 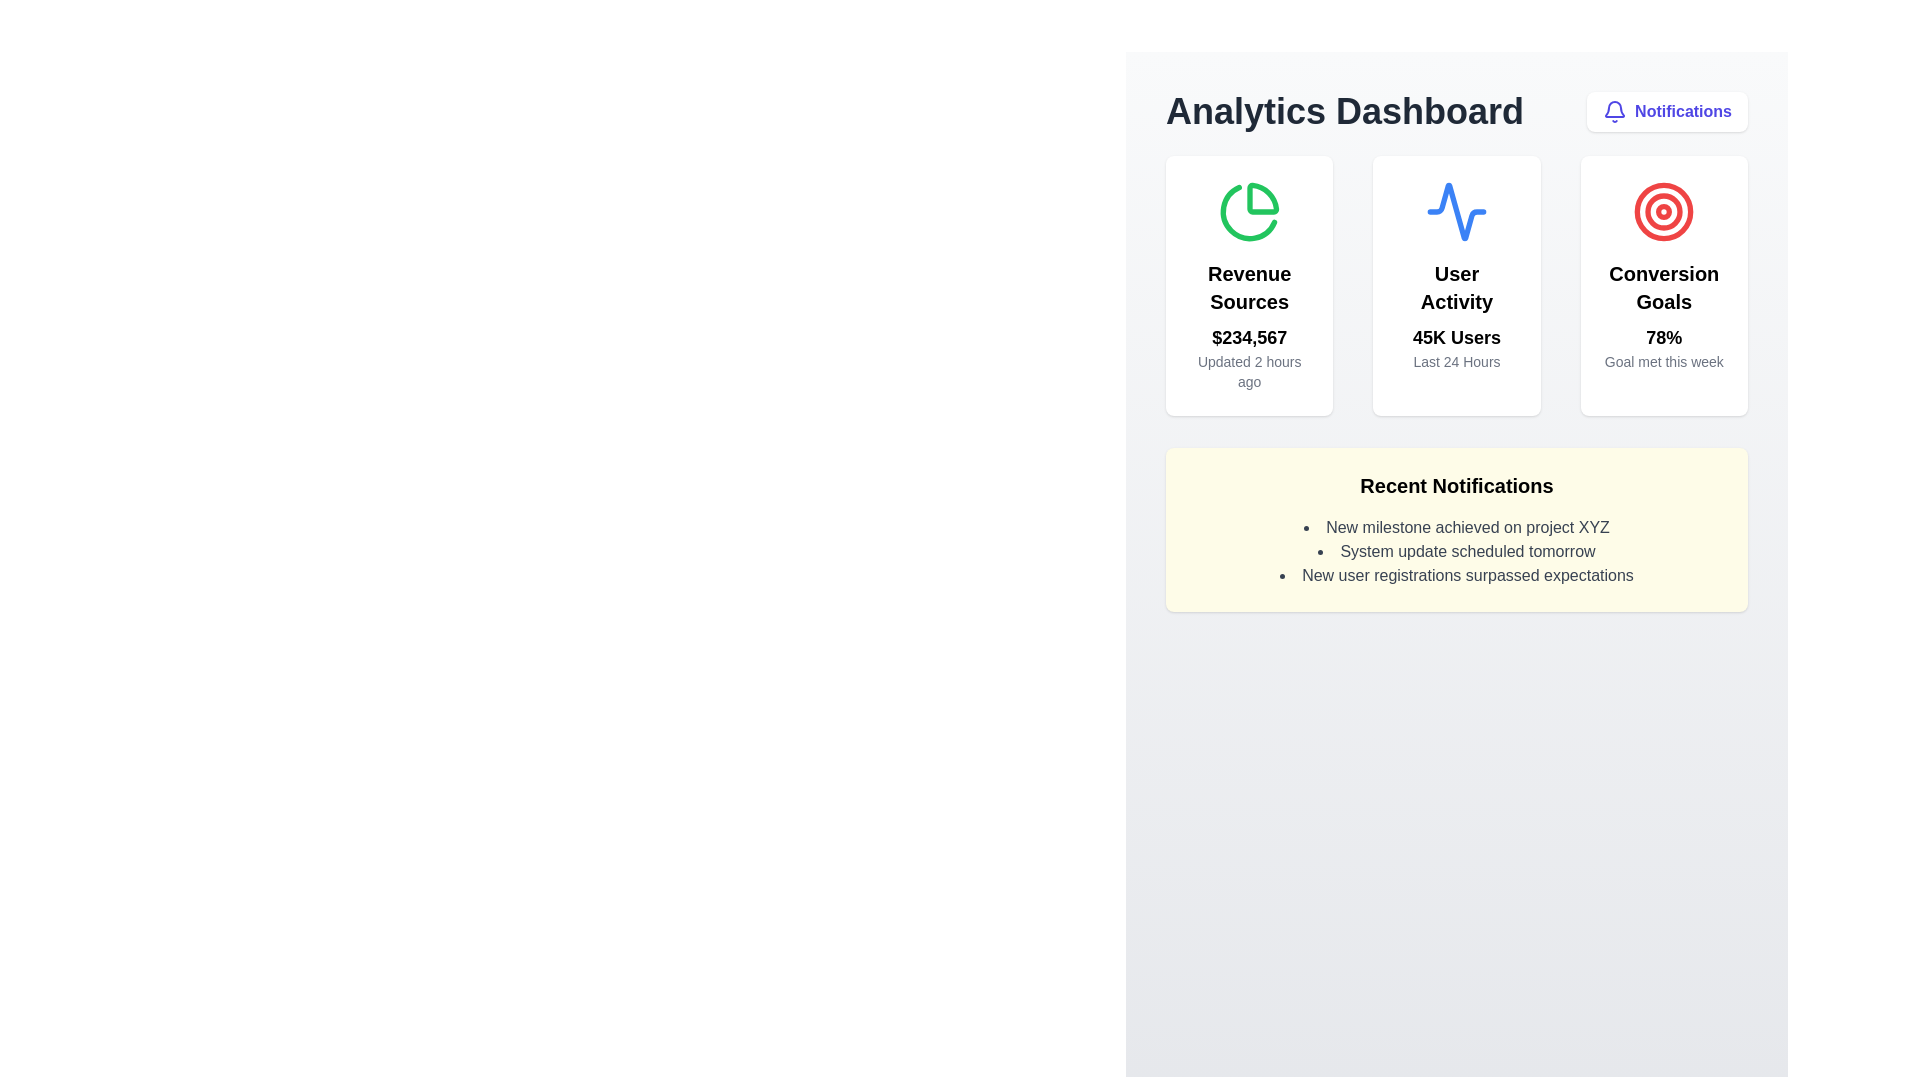 What do you see at coordinates (1664, 285) in the screenshot?
I see `the Informational card displaying metrics, which is the third card in a row of three cards` at bounding box center [1664, 285].